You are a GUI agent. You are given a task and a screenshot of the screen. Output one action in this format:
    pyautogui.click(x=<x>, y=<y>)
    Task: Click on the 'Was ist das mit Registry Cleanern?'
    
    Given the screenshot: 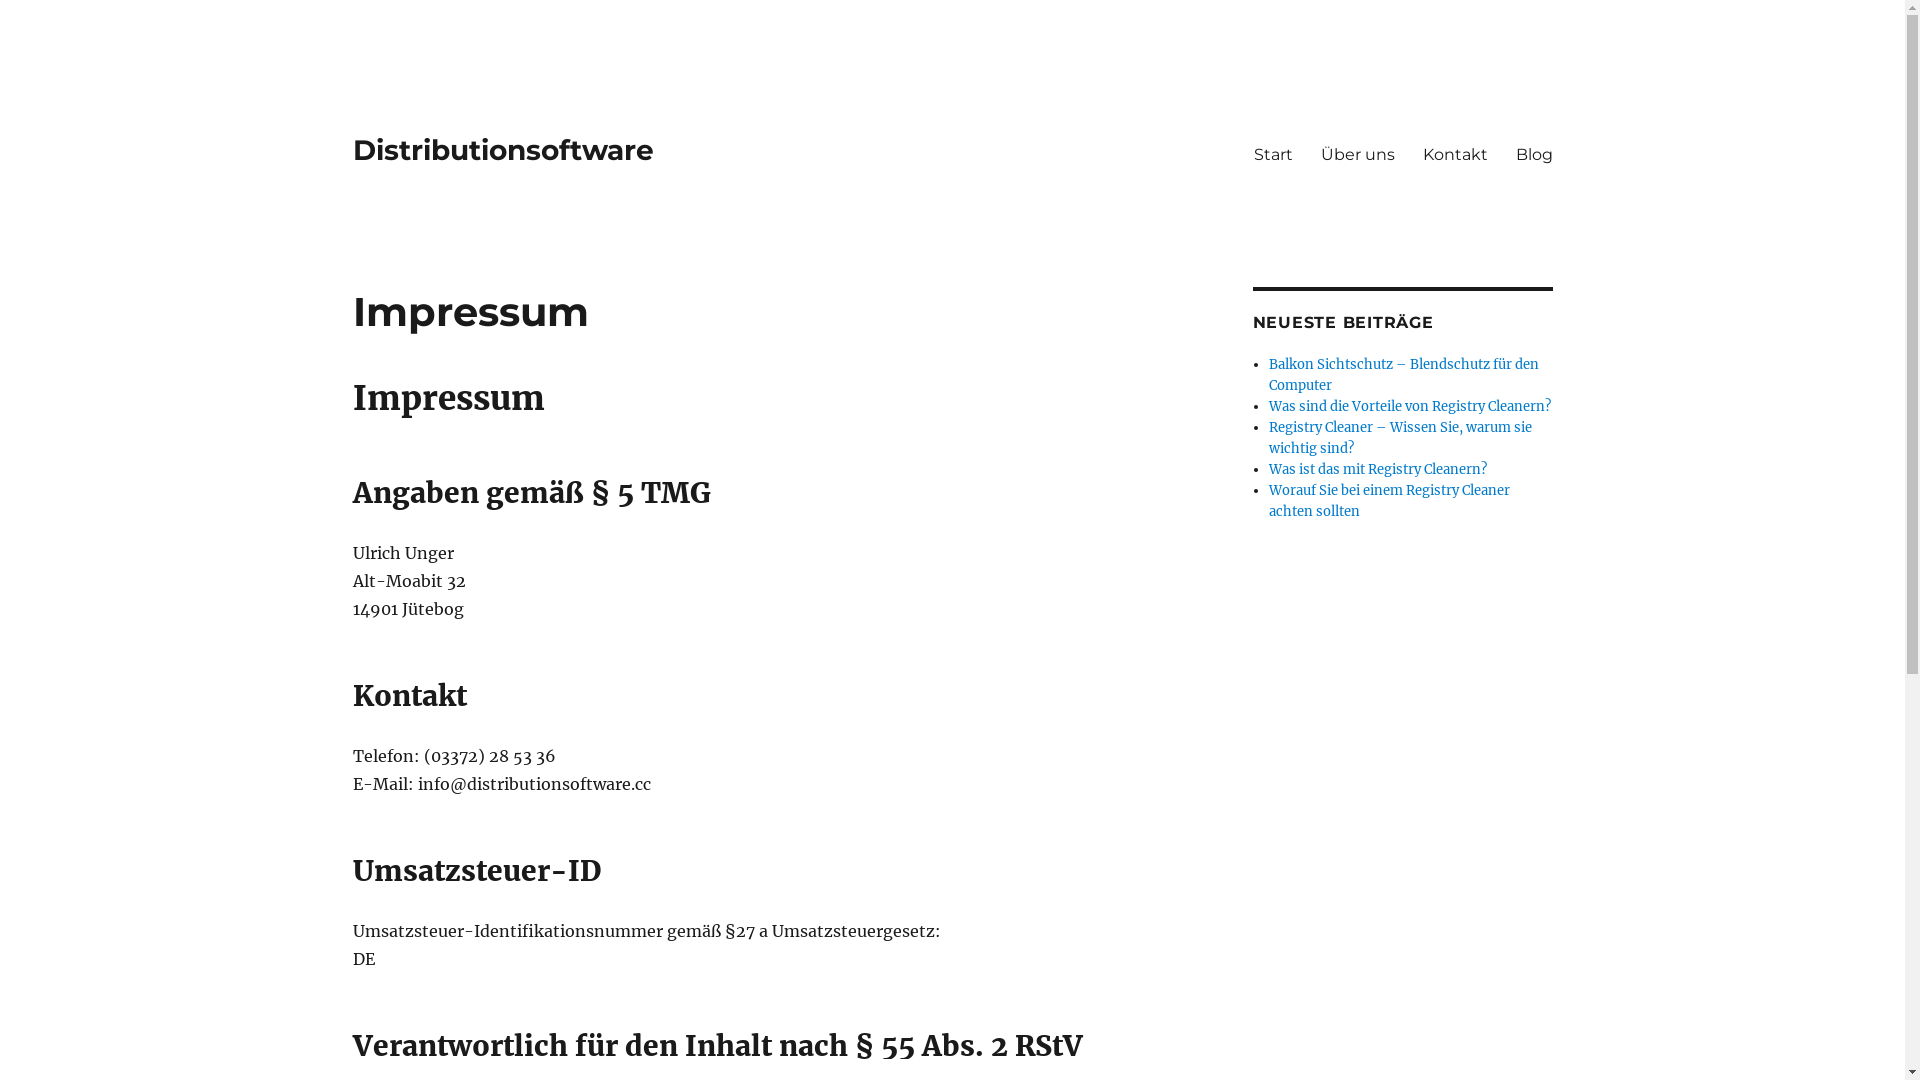 What is the action you would take?
    pyautogui.click(x=1267, y=469)
    